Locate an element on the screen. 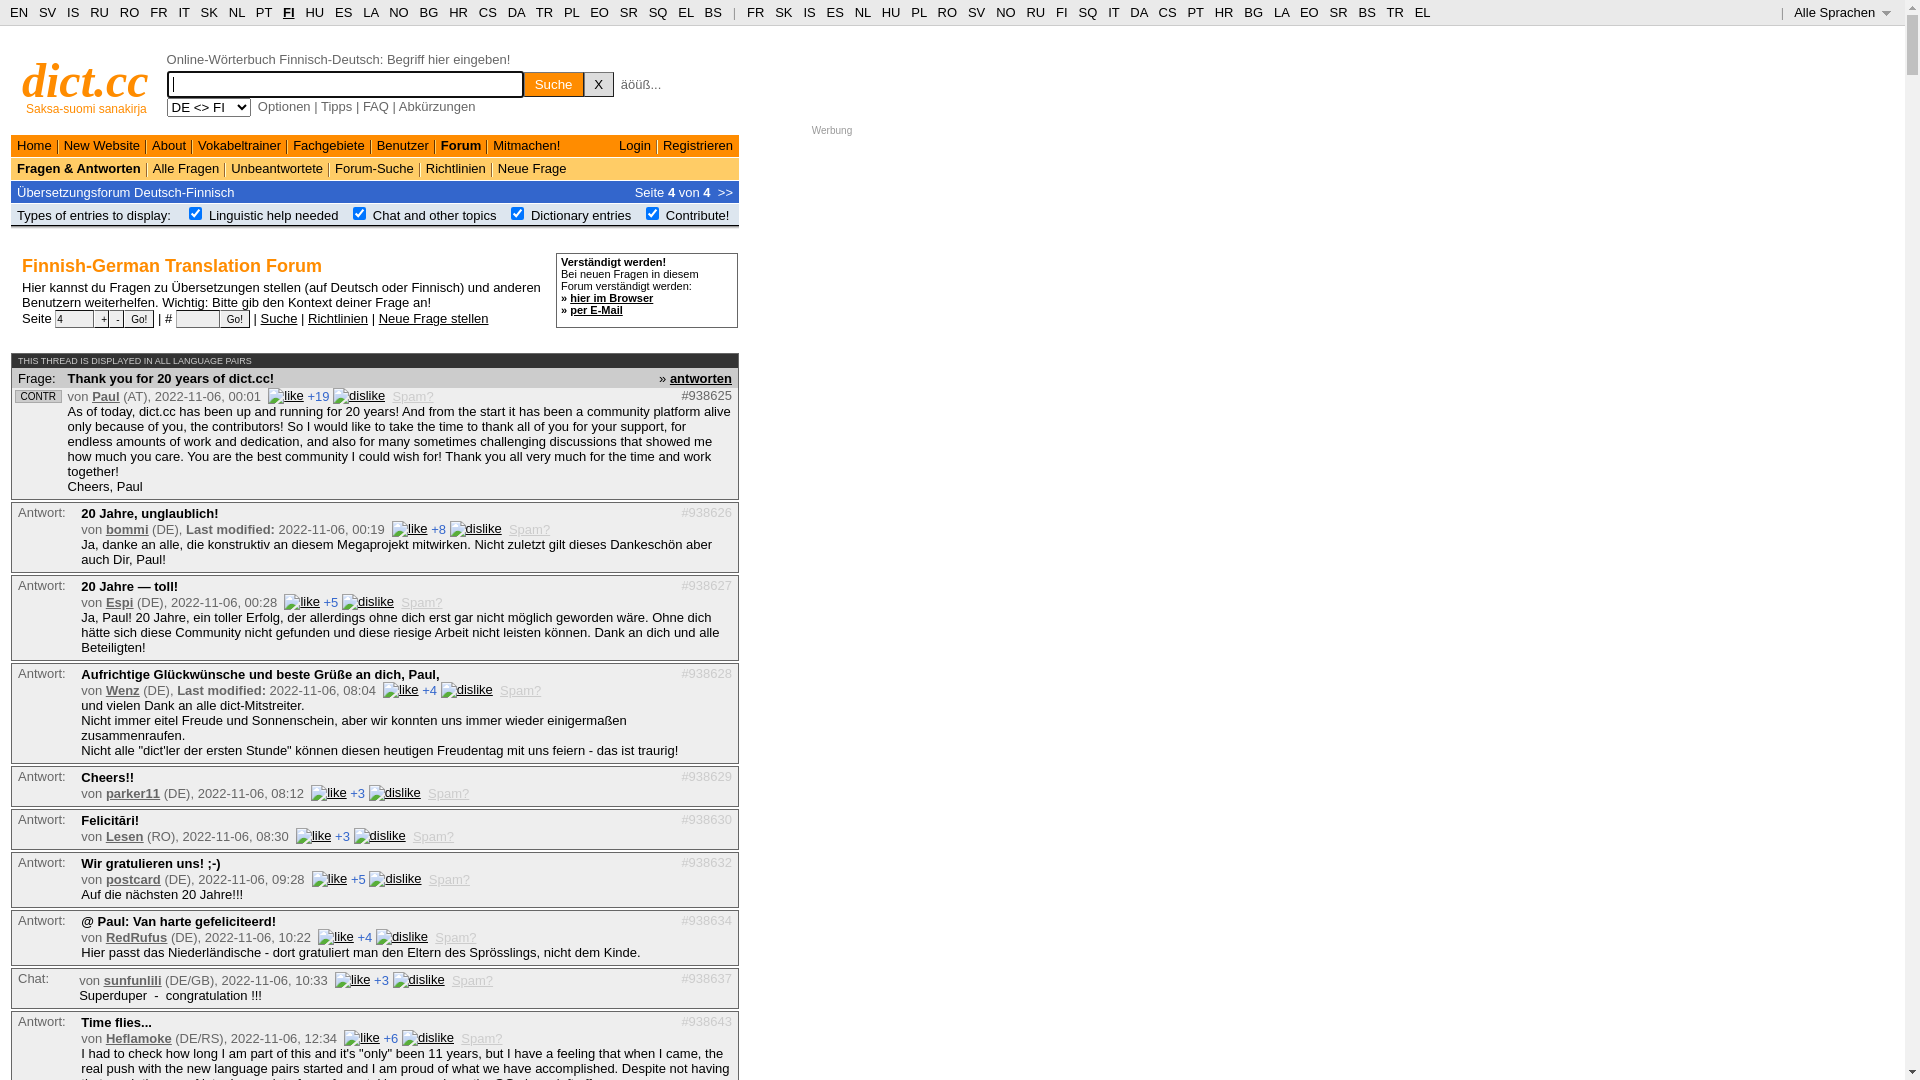 The height and width of the screenshot is (1080, 1920). 'Tipps' is located at coordinates (336, 106).